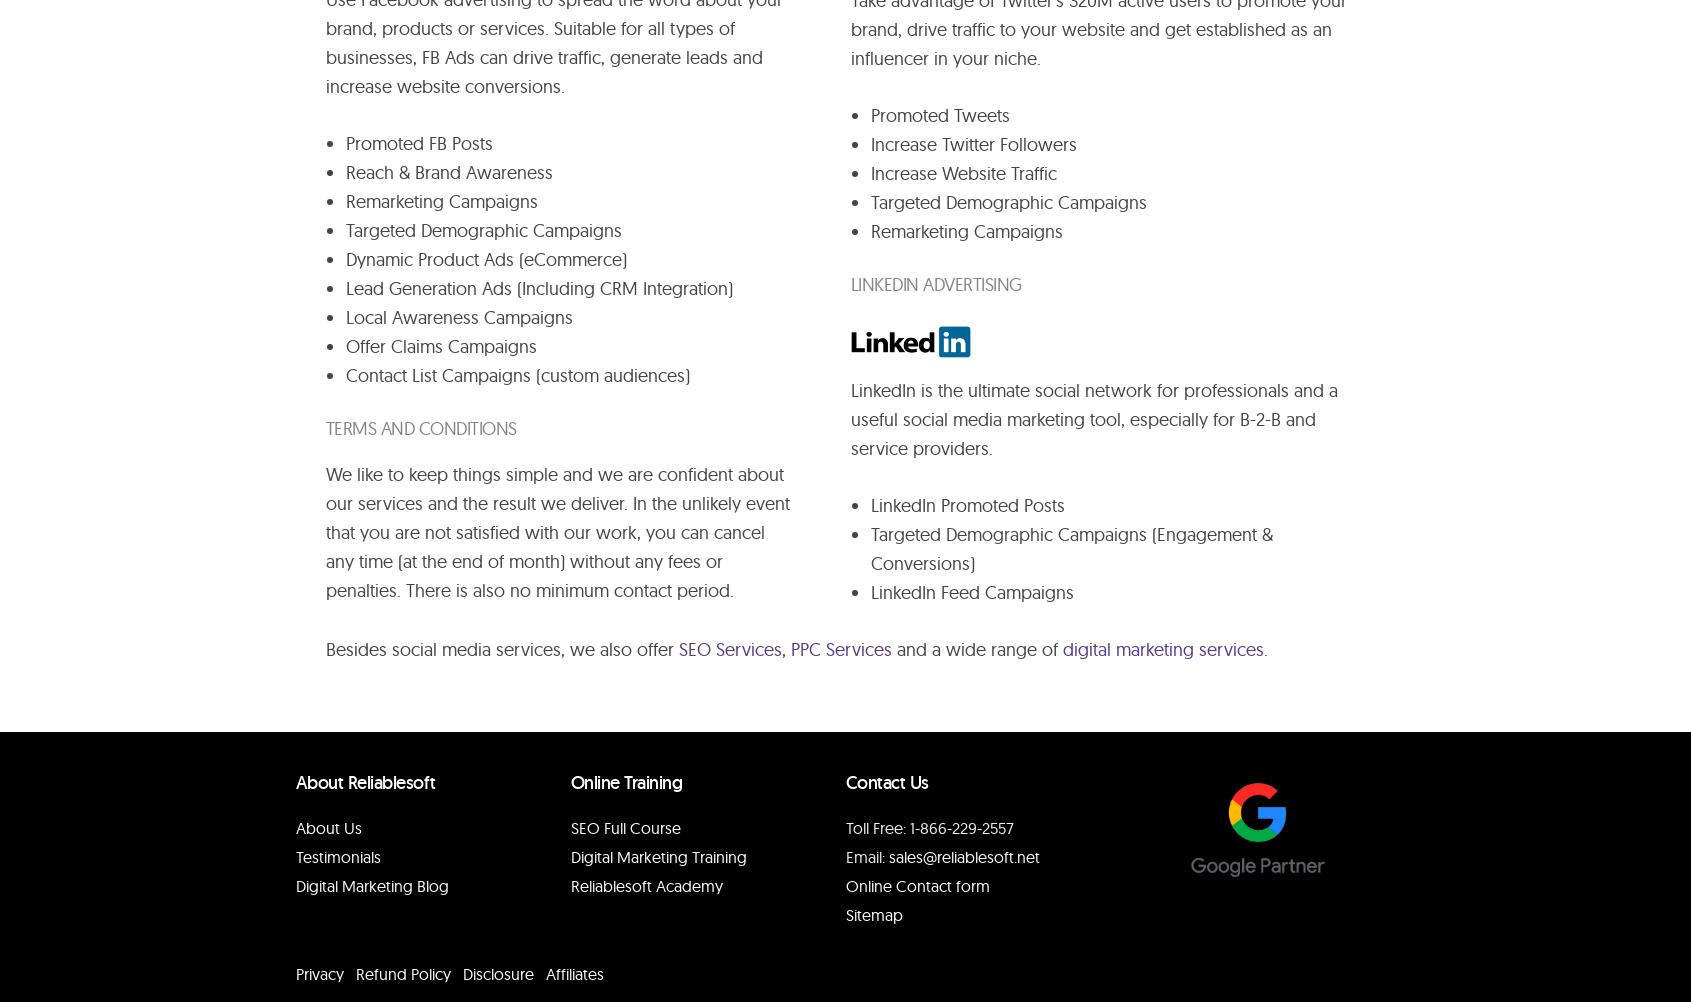 This screenshot has width=1691, height=1002. What do you see at coordinates (420, 427) in the screenshot?
I see `'Terms and Conditions'` at bounding box center [420, 427].